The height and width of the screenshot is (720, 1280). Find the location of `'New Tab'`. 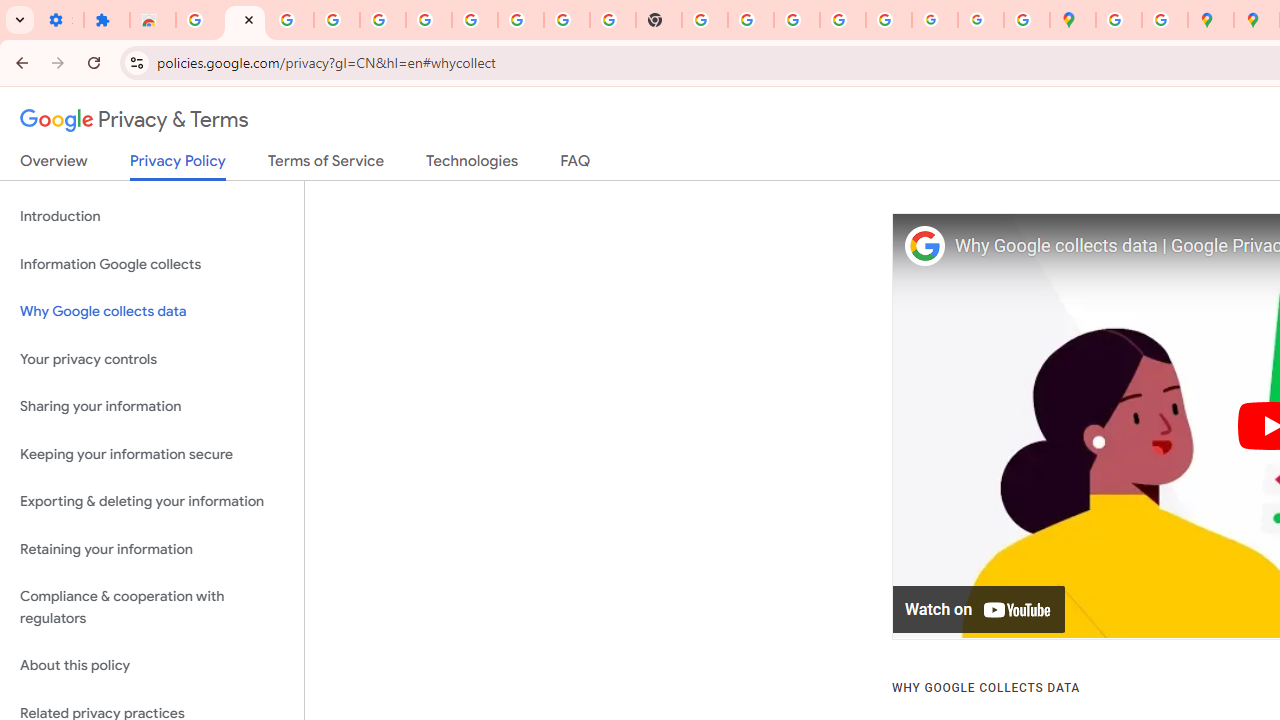

'New Tab' is located at coordinates (659, 20).